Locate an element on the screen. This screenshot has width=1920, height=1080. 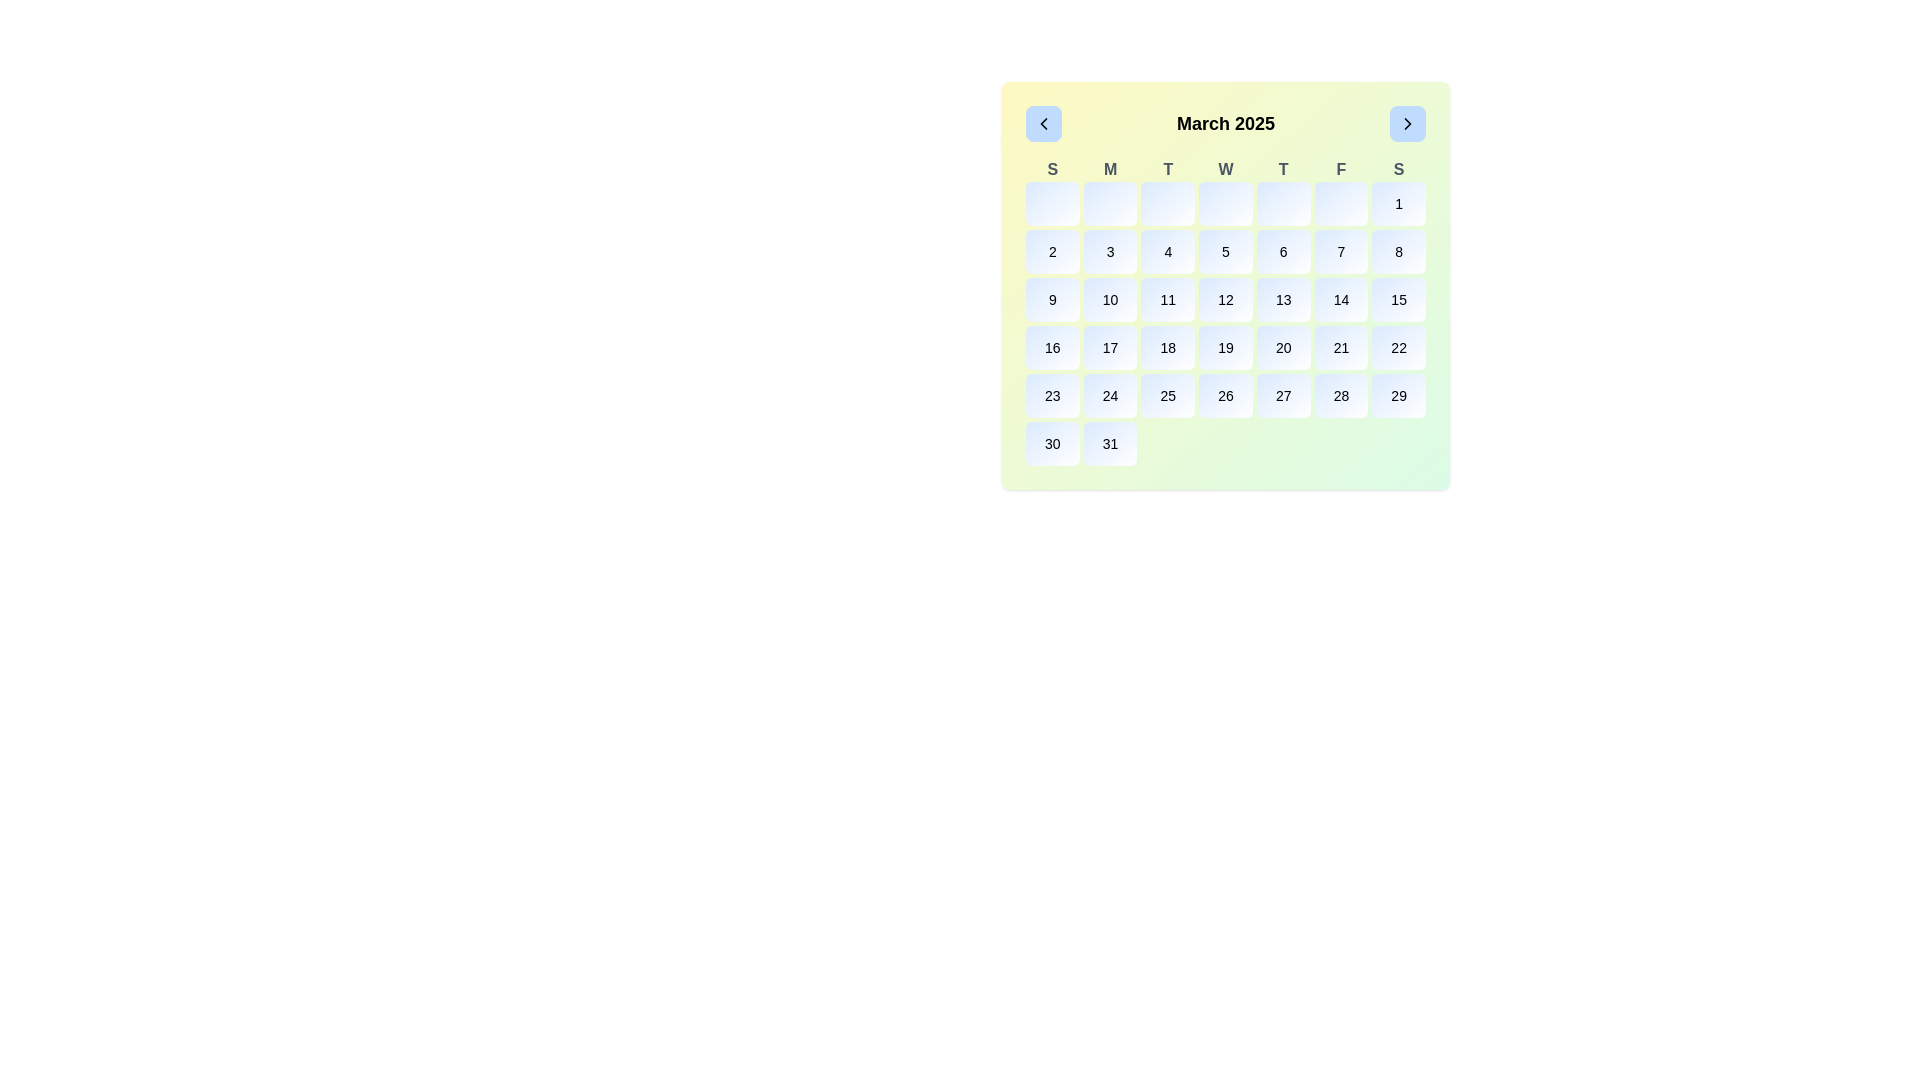
the text label indicating 'Sunday', which is the first column in the calendar labeled 'SMTWTFS' is located at coordinates (1051, 168).